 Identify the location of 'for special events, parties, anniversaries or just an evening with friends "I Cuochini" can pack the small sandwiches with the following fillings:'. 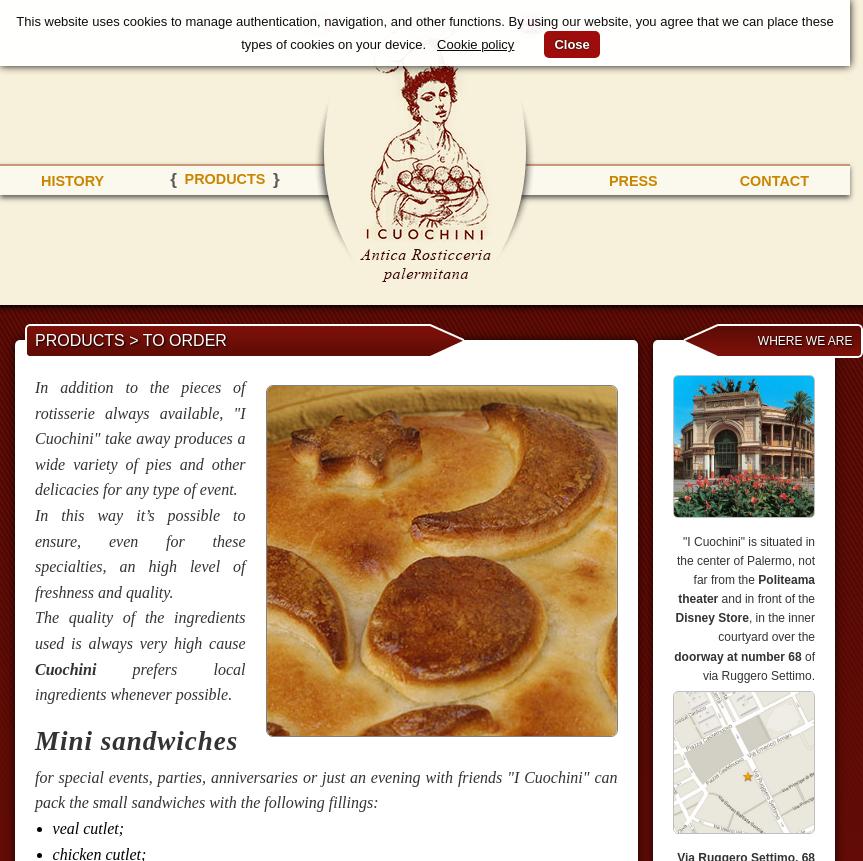
(325, 789).